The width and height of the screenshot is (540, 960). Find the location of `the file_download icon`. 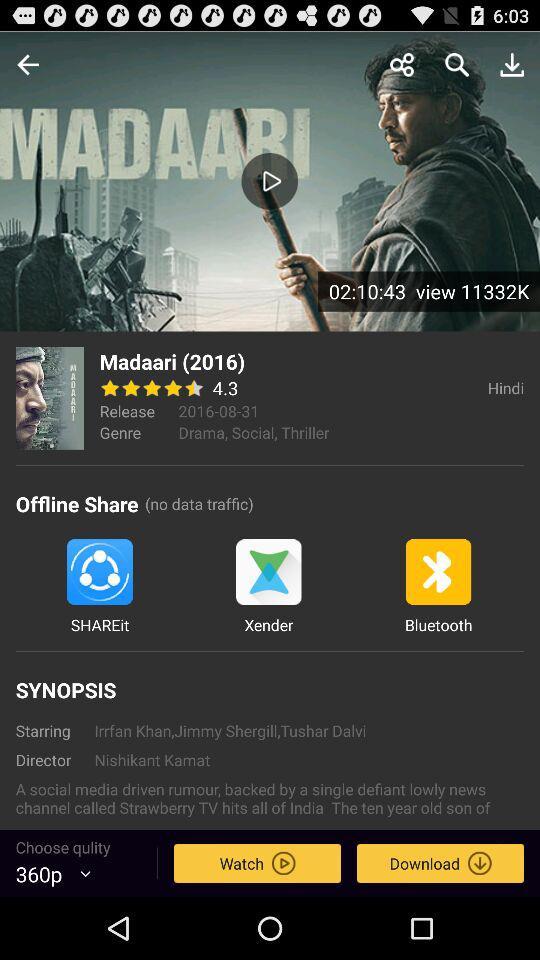

the file_download icon is located at coordinates (512, 69).